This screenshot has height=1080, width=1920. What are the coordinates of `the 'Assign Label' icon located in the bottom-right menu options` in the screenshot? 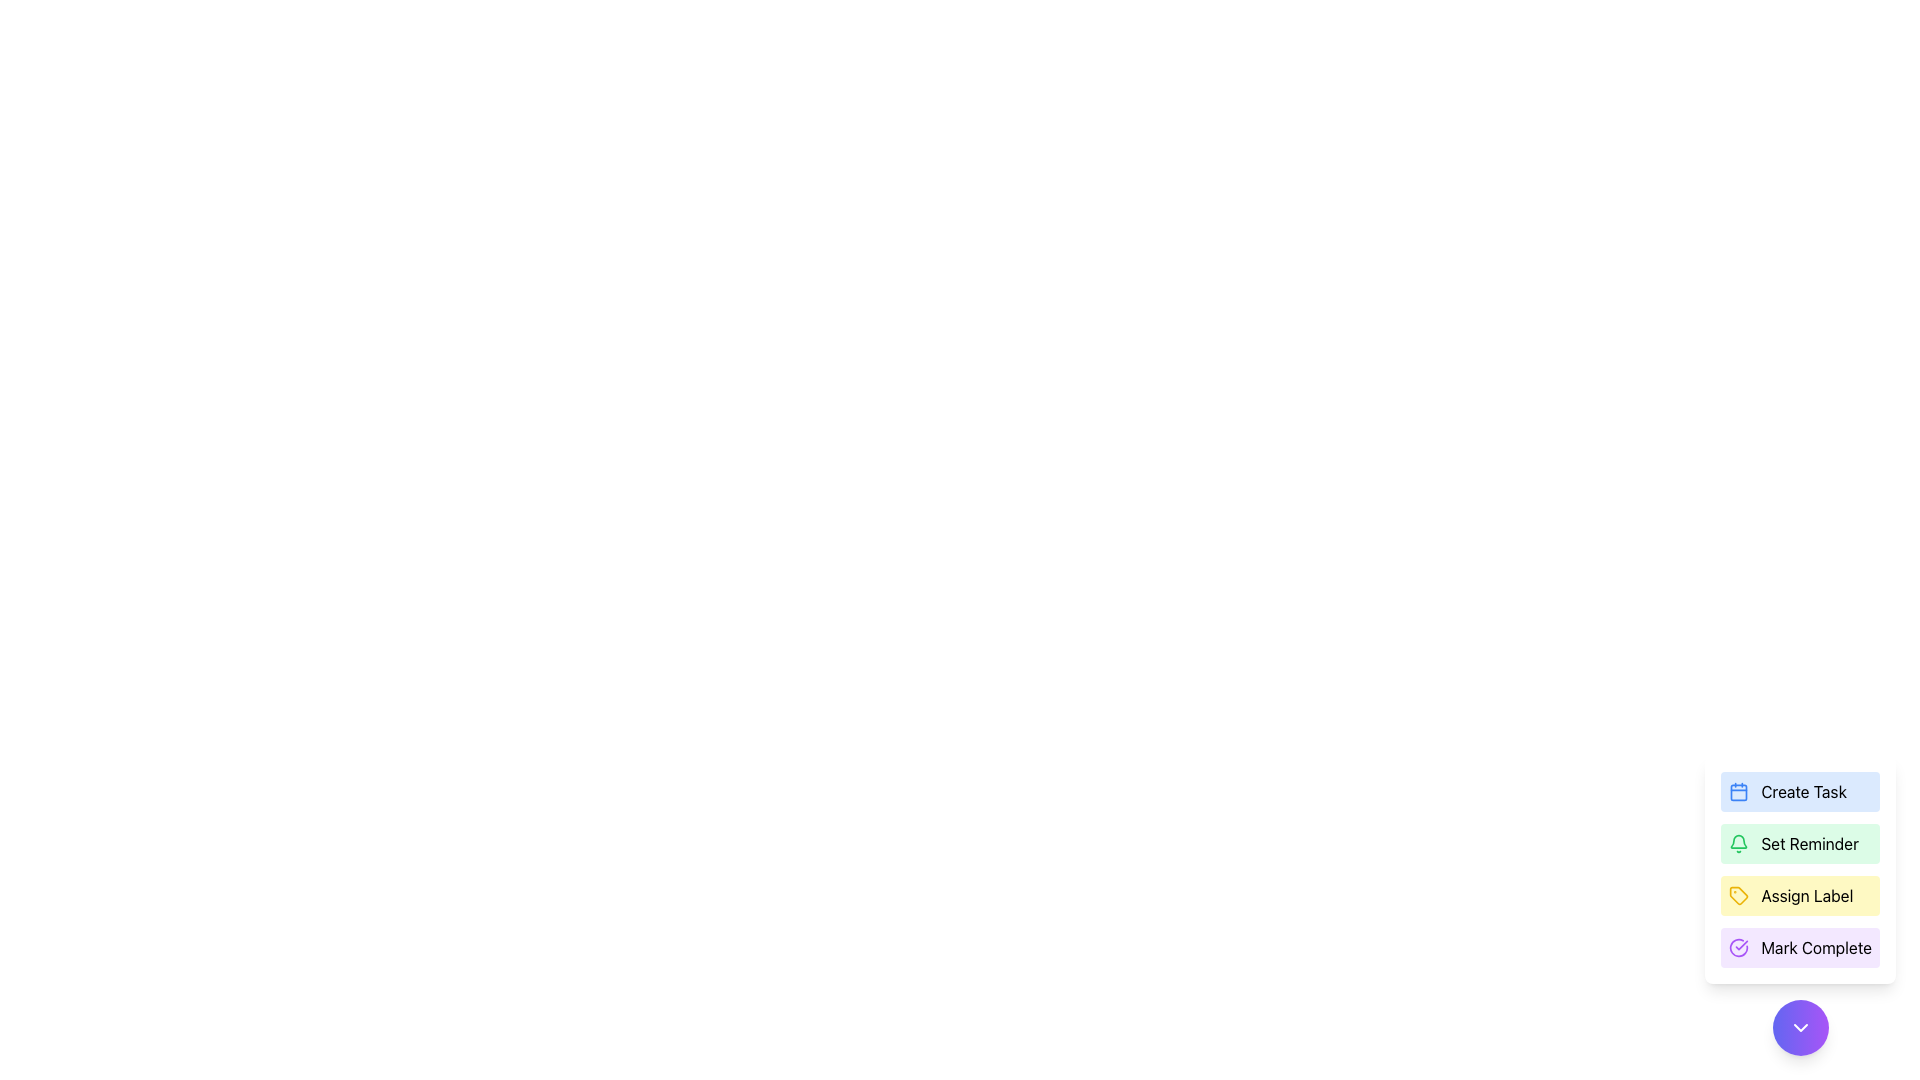 It's located at (1738, 894).